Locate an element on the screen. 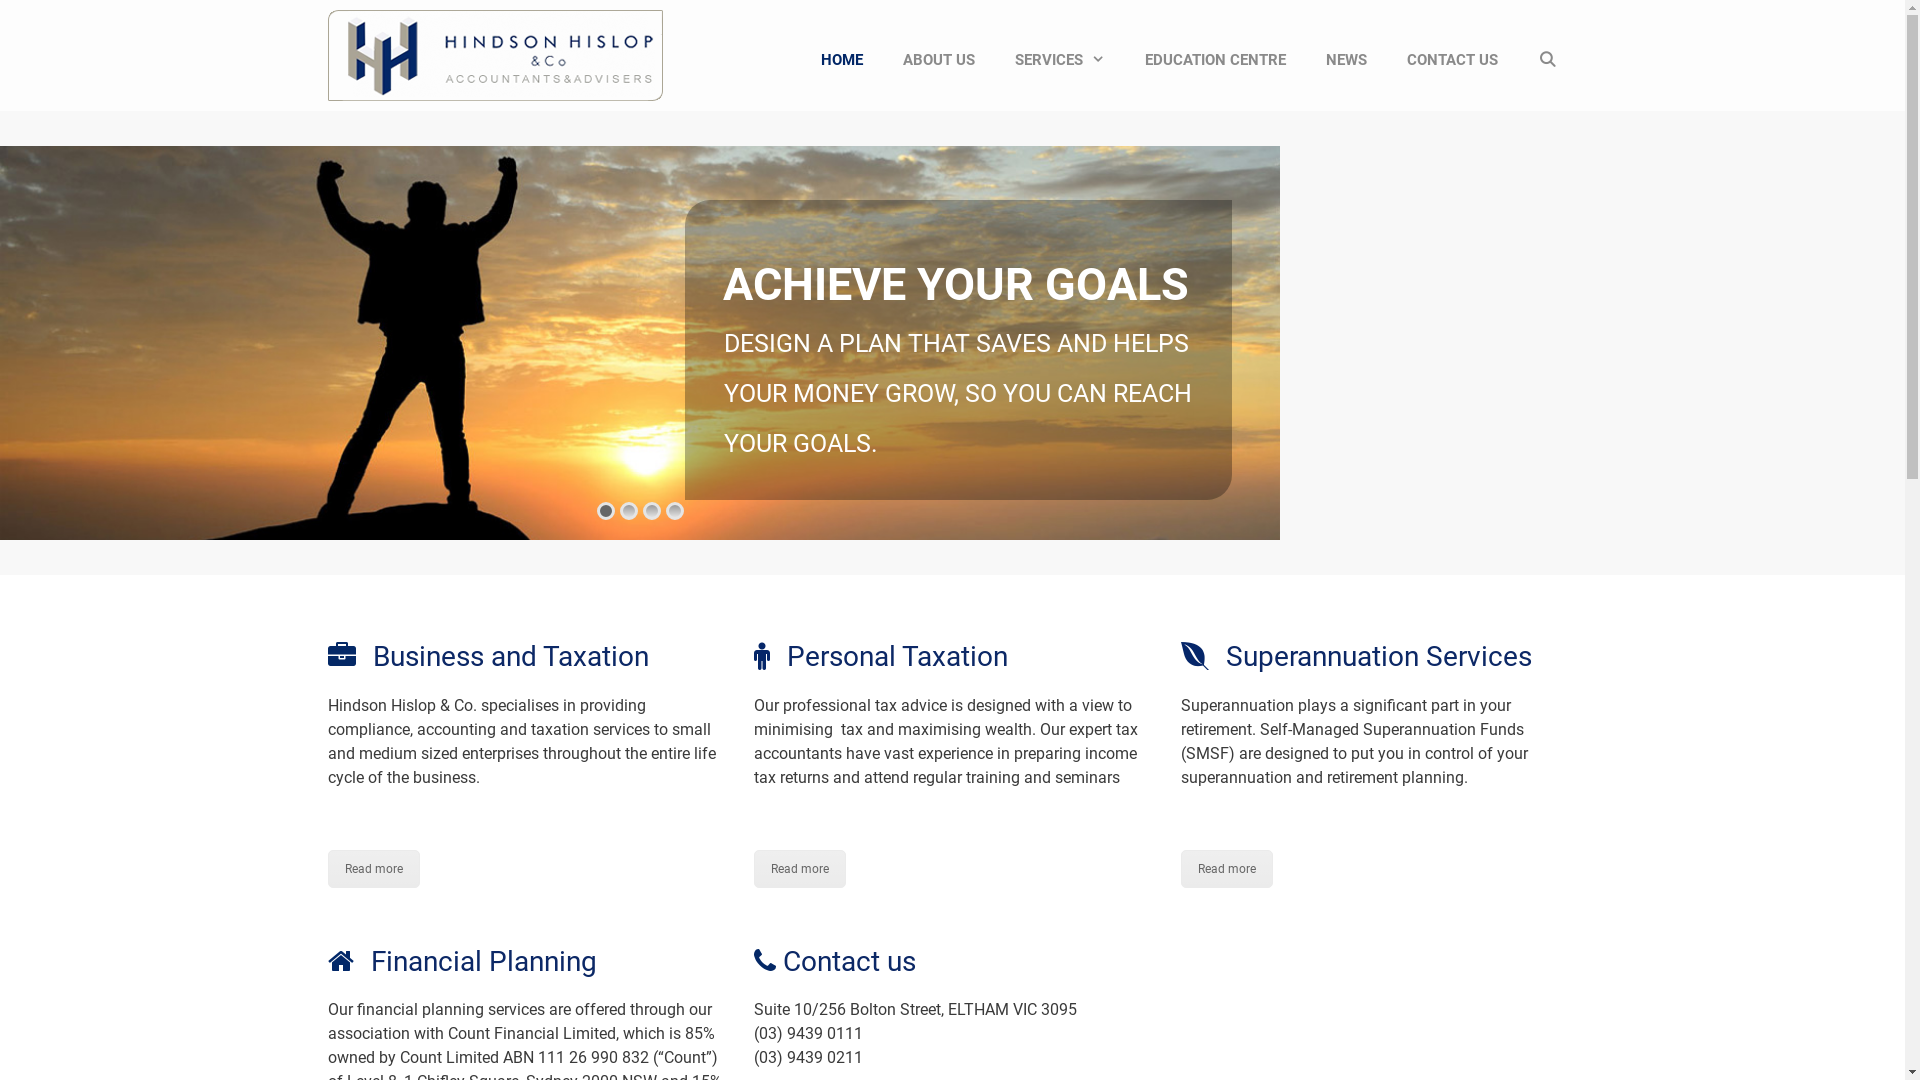 The image size is (1920, 1080). 'CONTACT US' is located at coordinates (1386, 59).